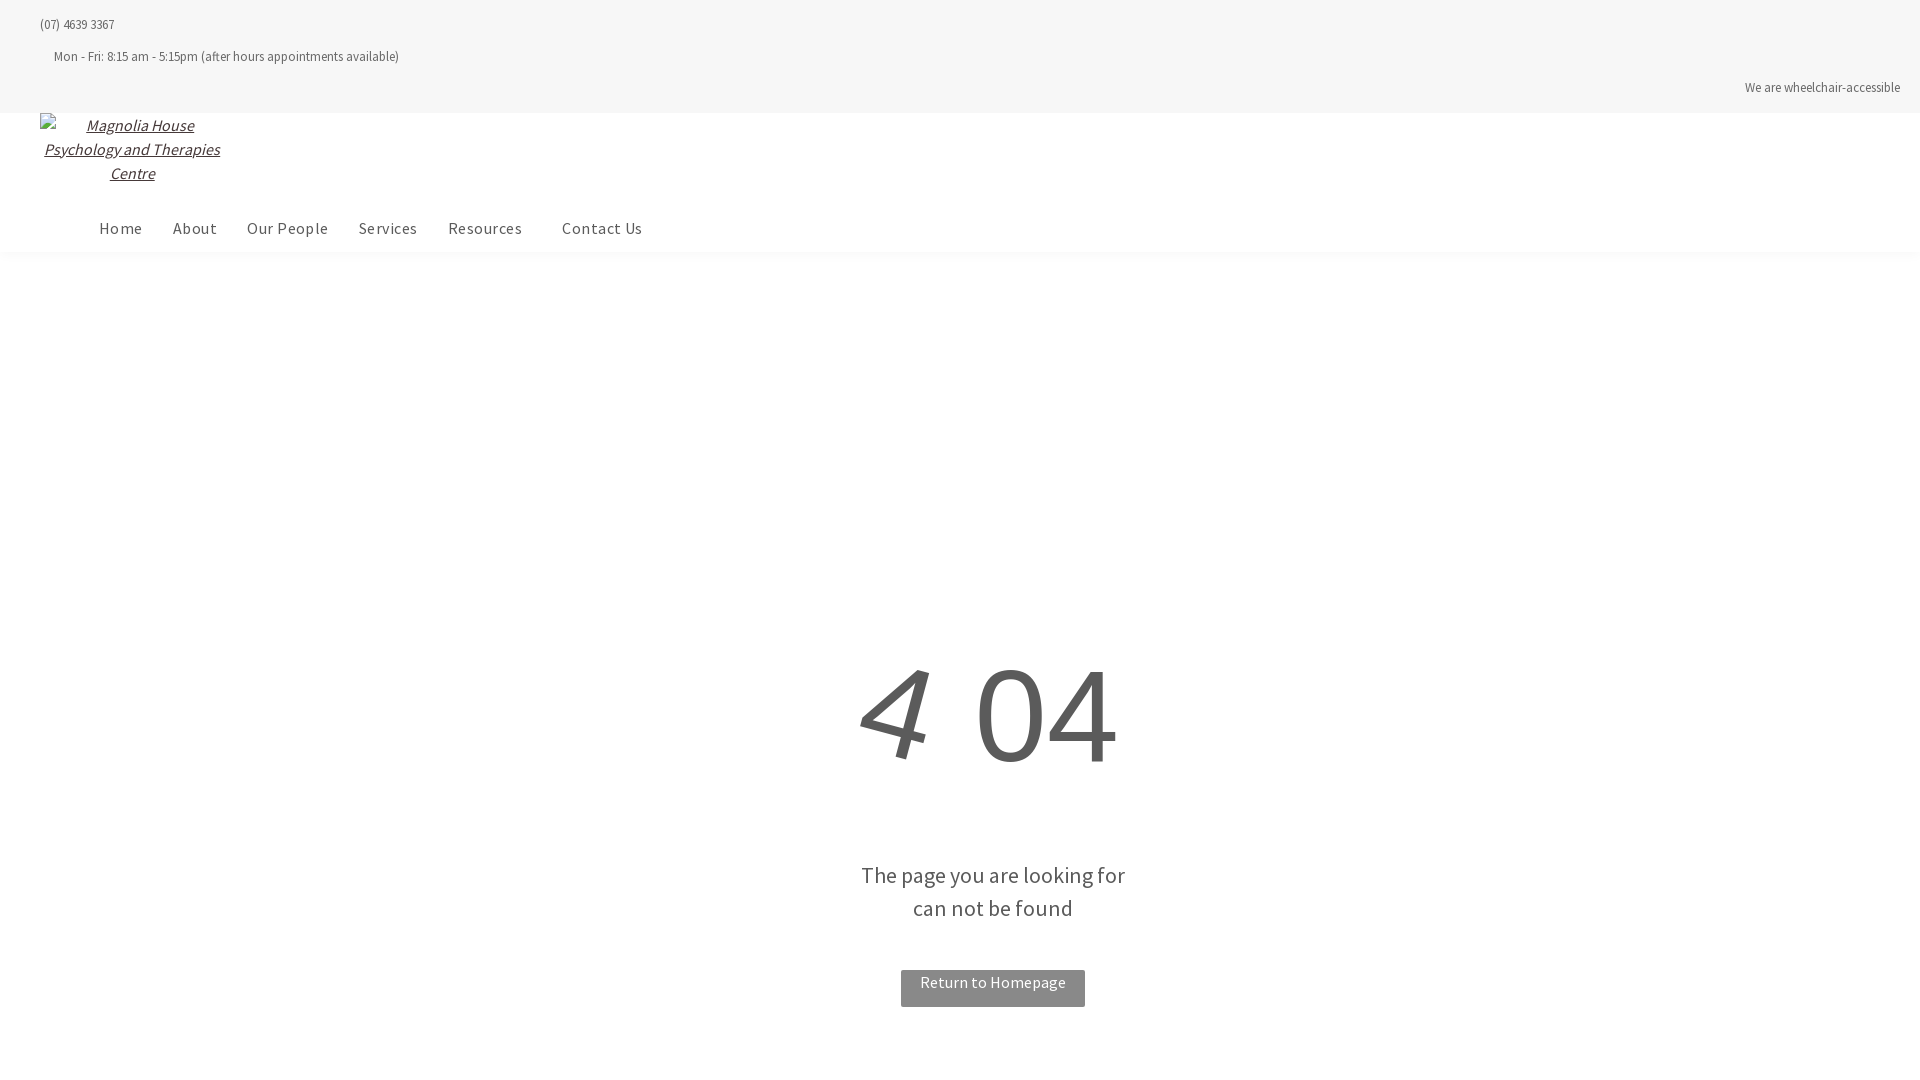 This screenshot has height=1080, width=1920. Describe the element at coordinates (1744, 86) in the screenshot. I see `'We are wheelchair-accessible'` at that location.